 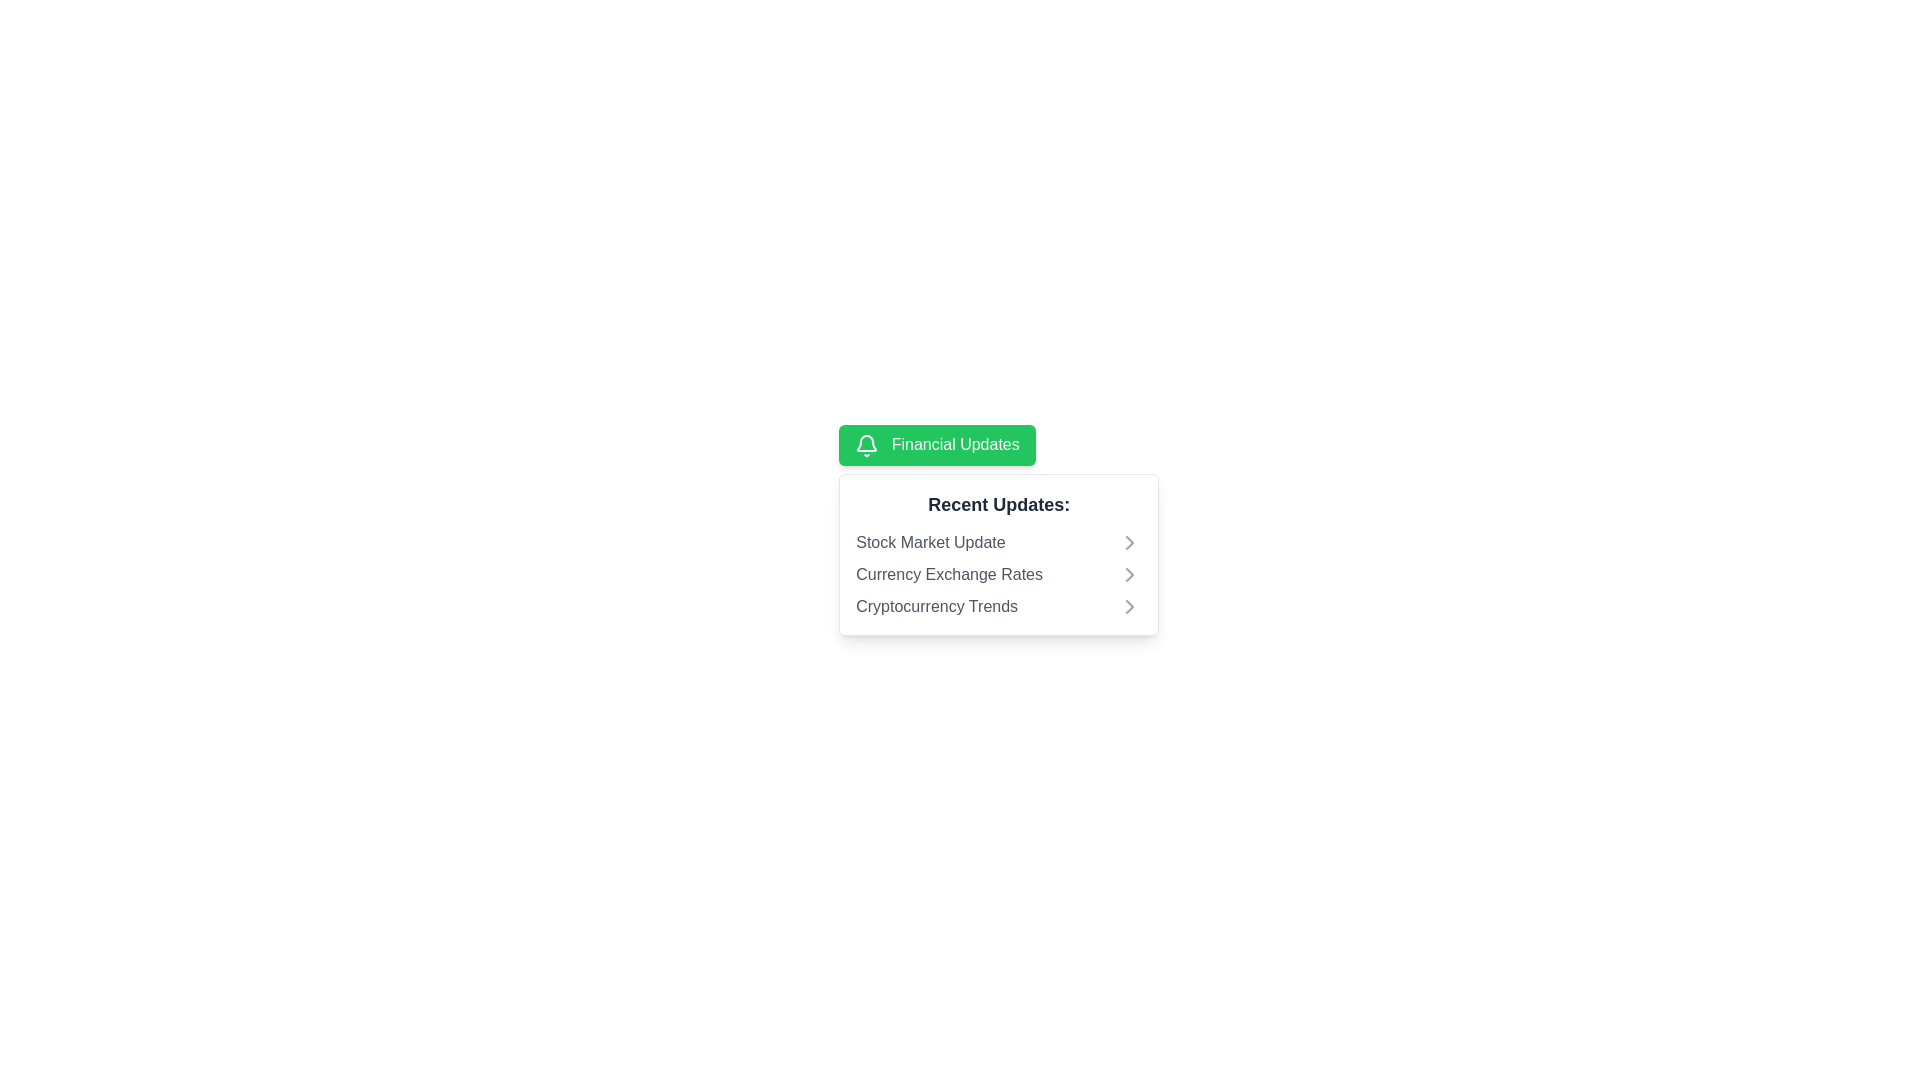 I want to click on the green rectangular button labeled 'Financial Updates' with a white bell icon, located near the top of the 'Recent Updates:' dropdown menu, so click(x=936, y=444).